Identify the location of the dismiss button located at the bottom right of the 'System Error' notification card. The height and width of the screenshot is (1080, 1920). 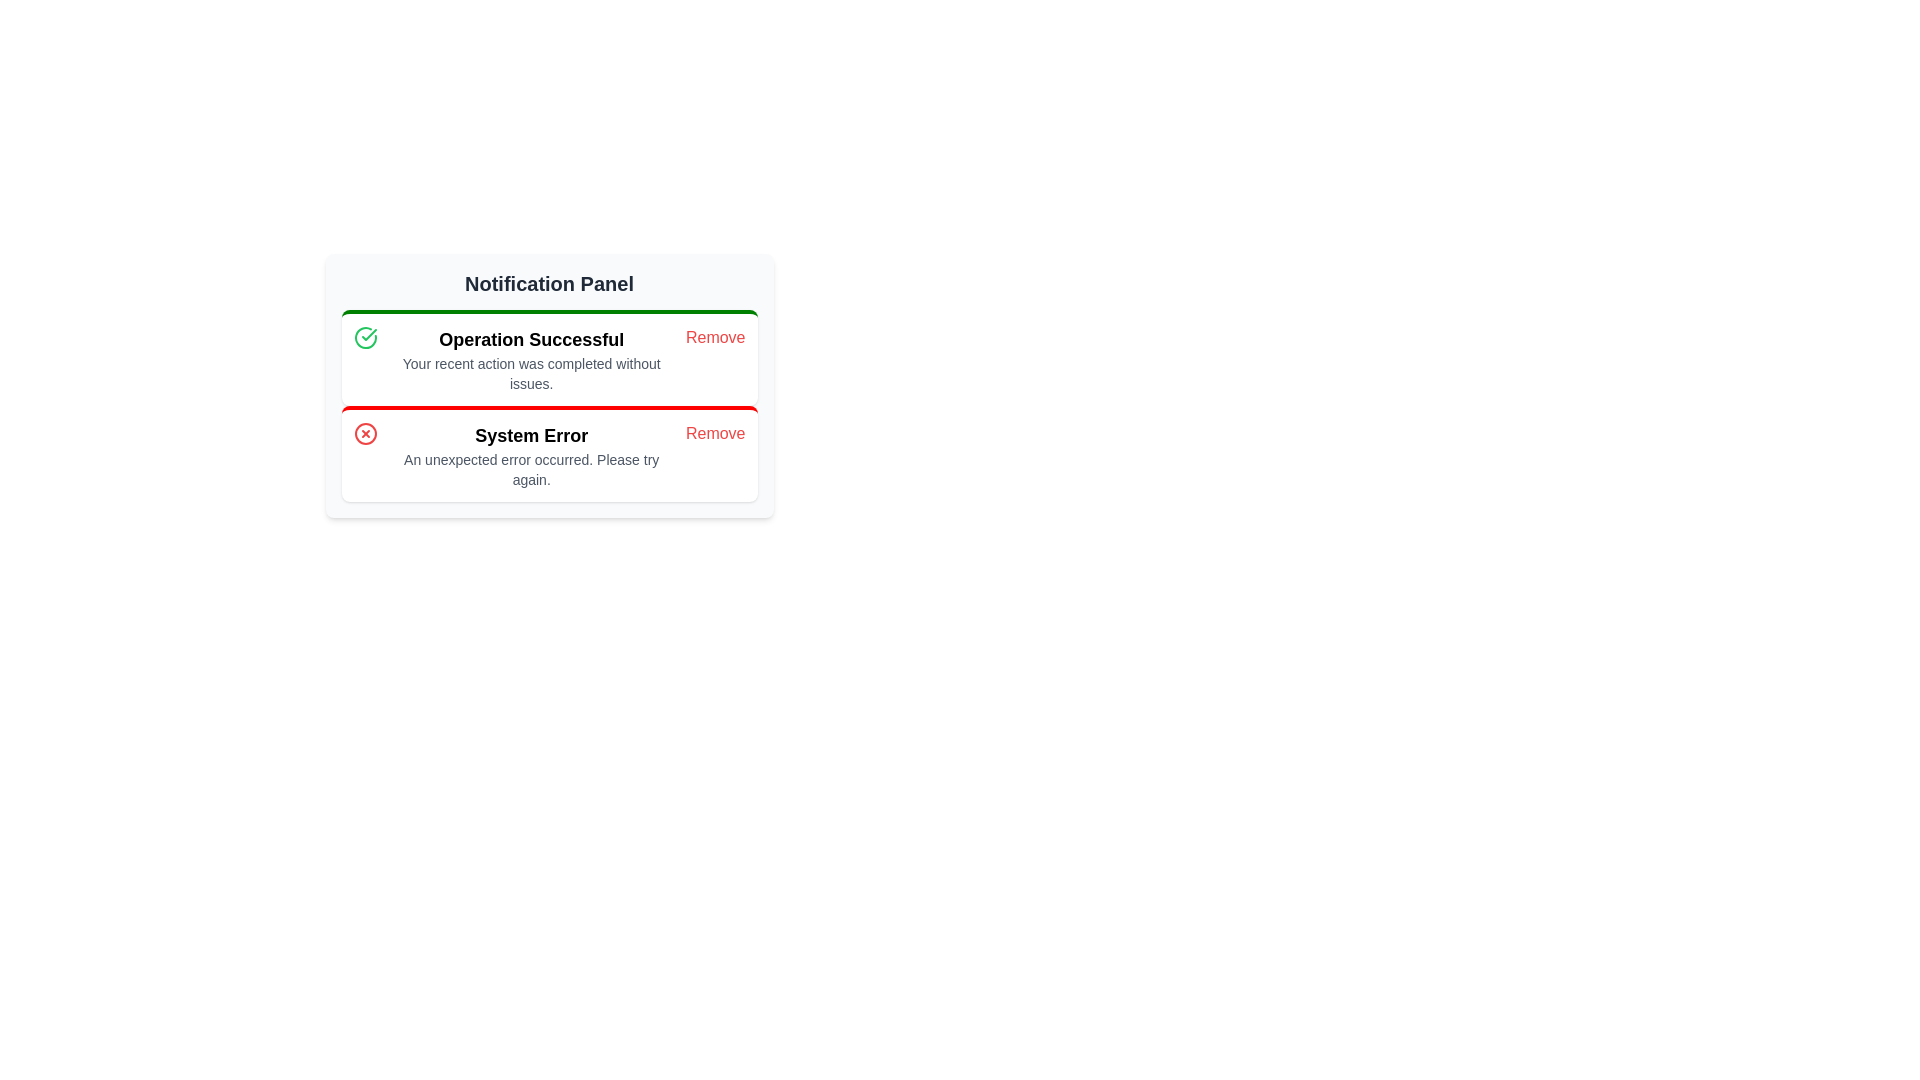
(715, 433).